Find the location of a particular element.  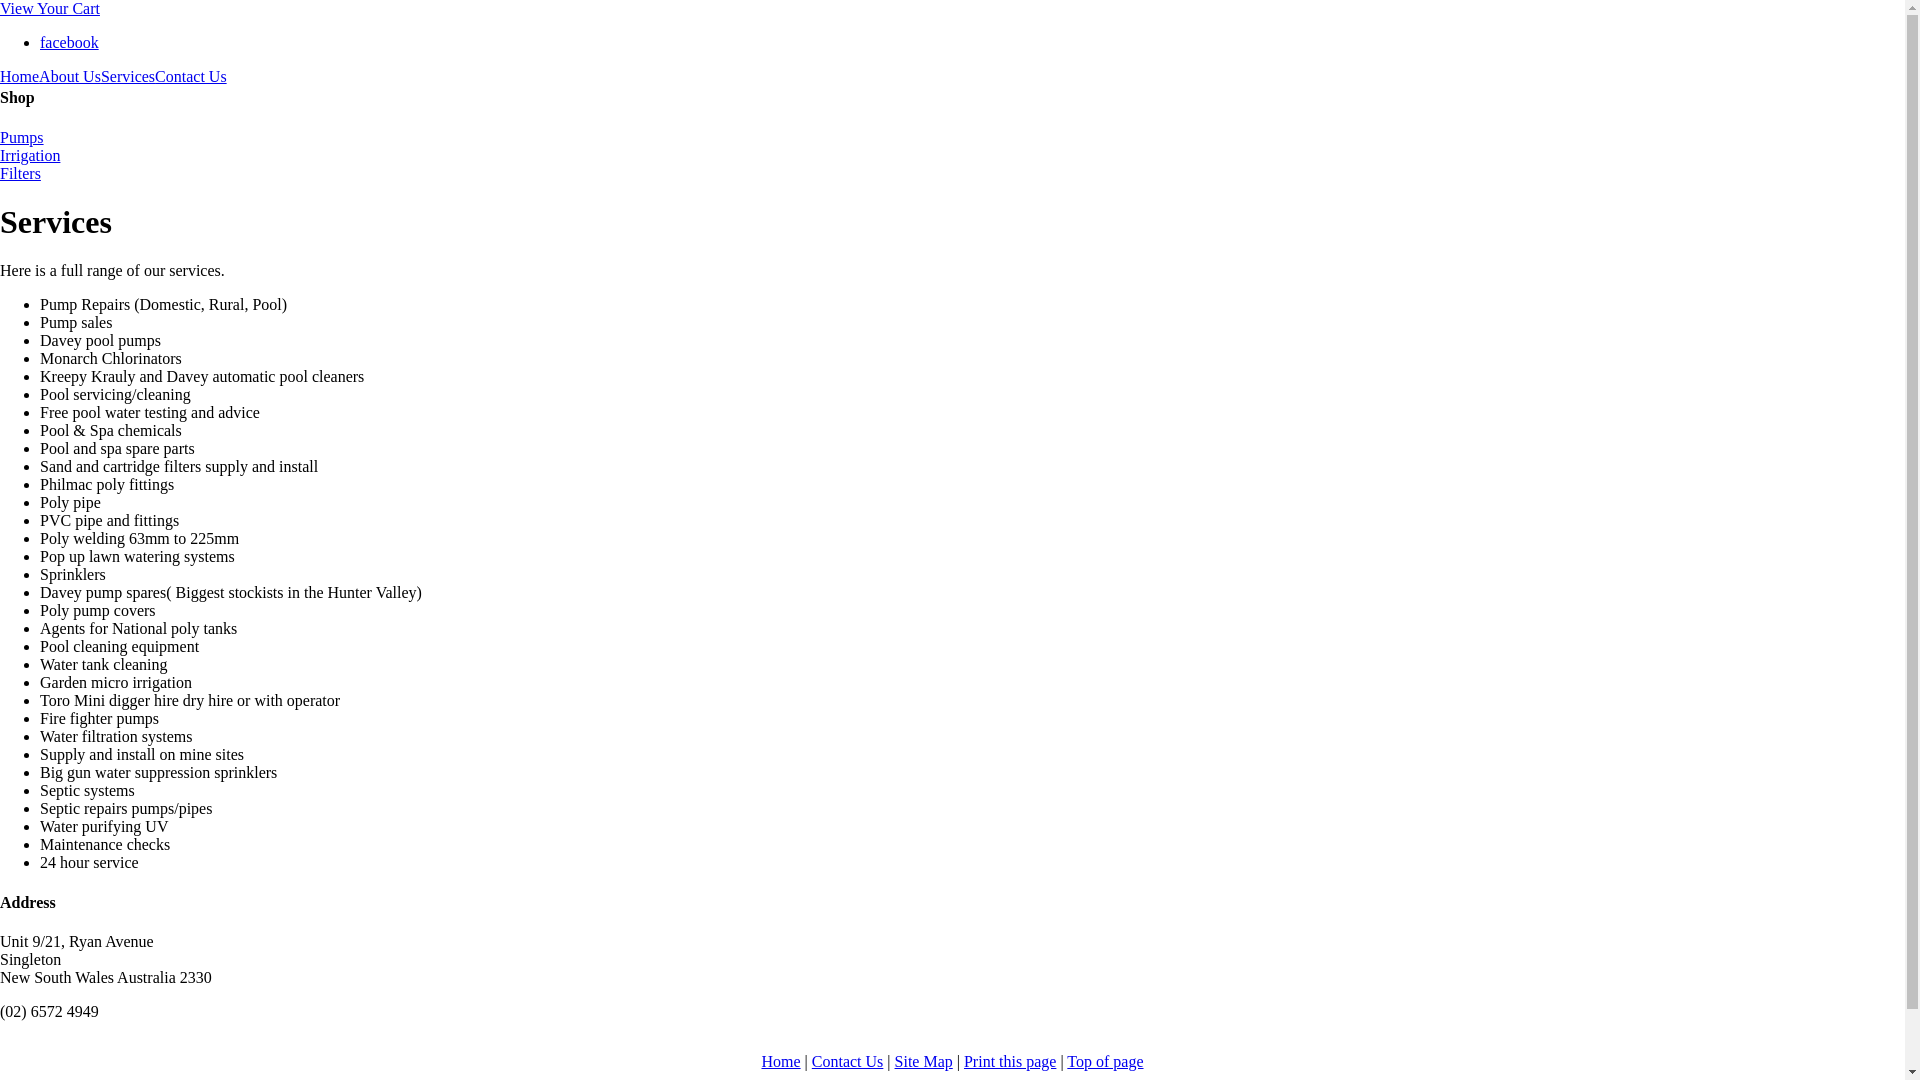

'Irrigation' is located at coordinates (951, 154).